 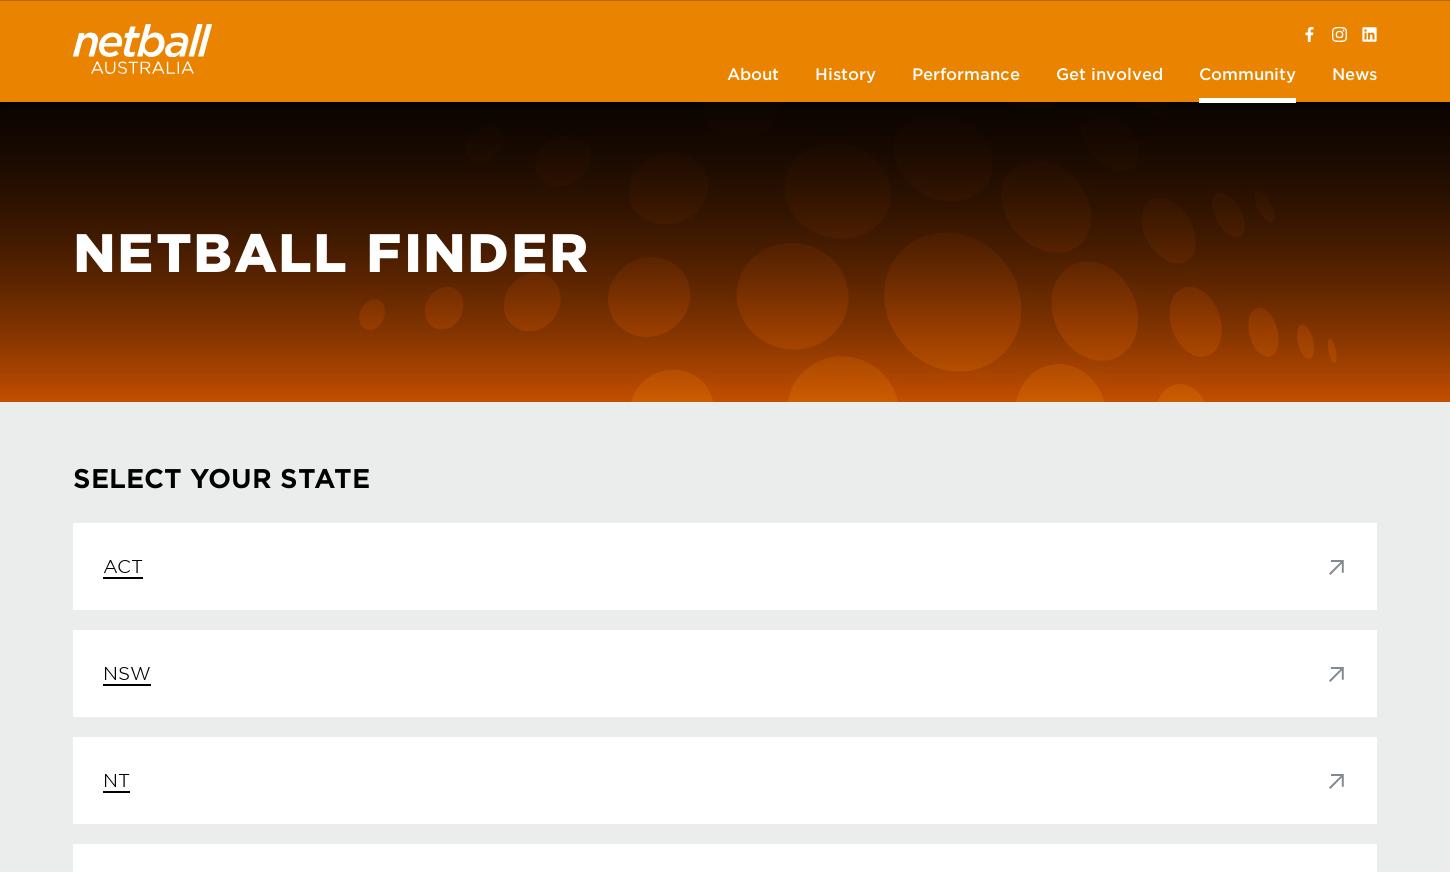 I want to click on 'Agents Accreditation Scheme', so click(x=518, y=257).